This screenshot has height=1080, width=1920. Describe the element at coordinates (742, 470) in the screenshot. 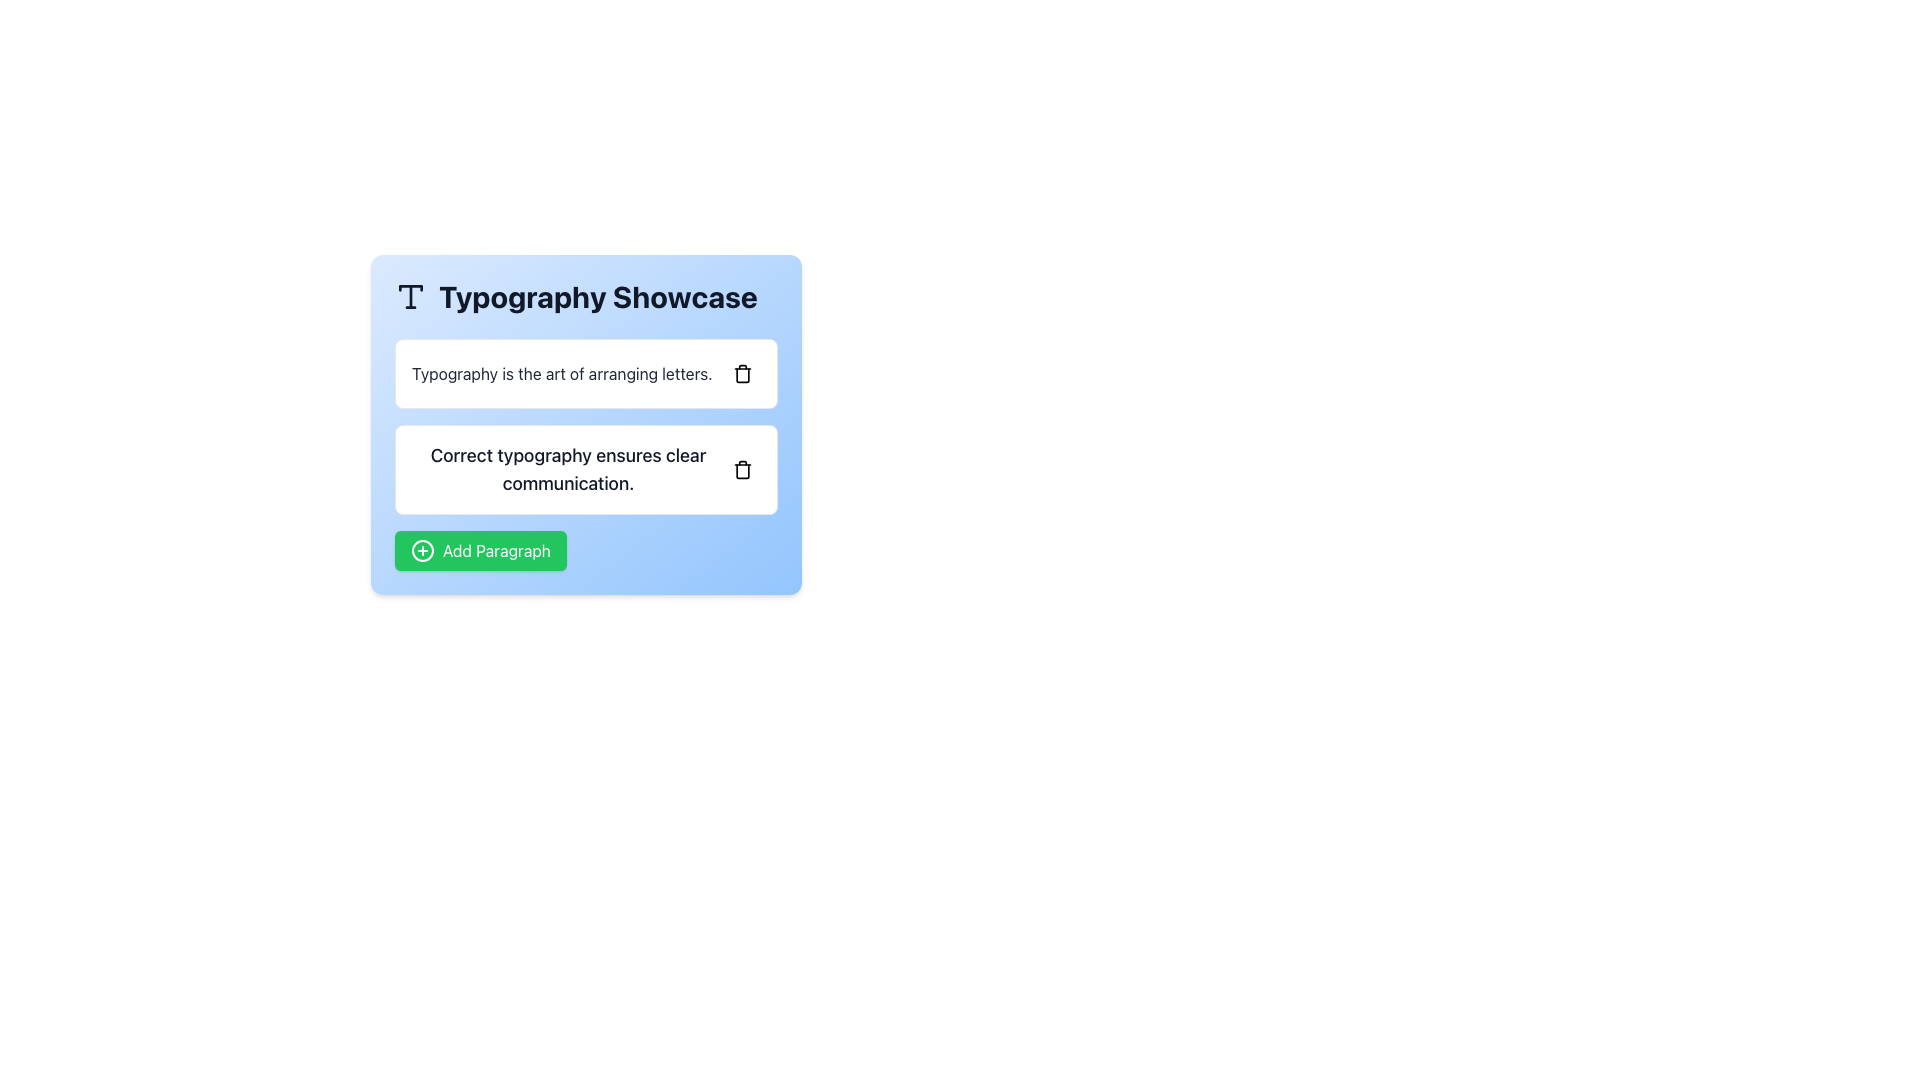

I see `the trash bin icon button located in the lower-right area of the second text entry field` at that location.